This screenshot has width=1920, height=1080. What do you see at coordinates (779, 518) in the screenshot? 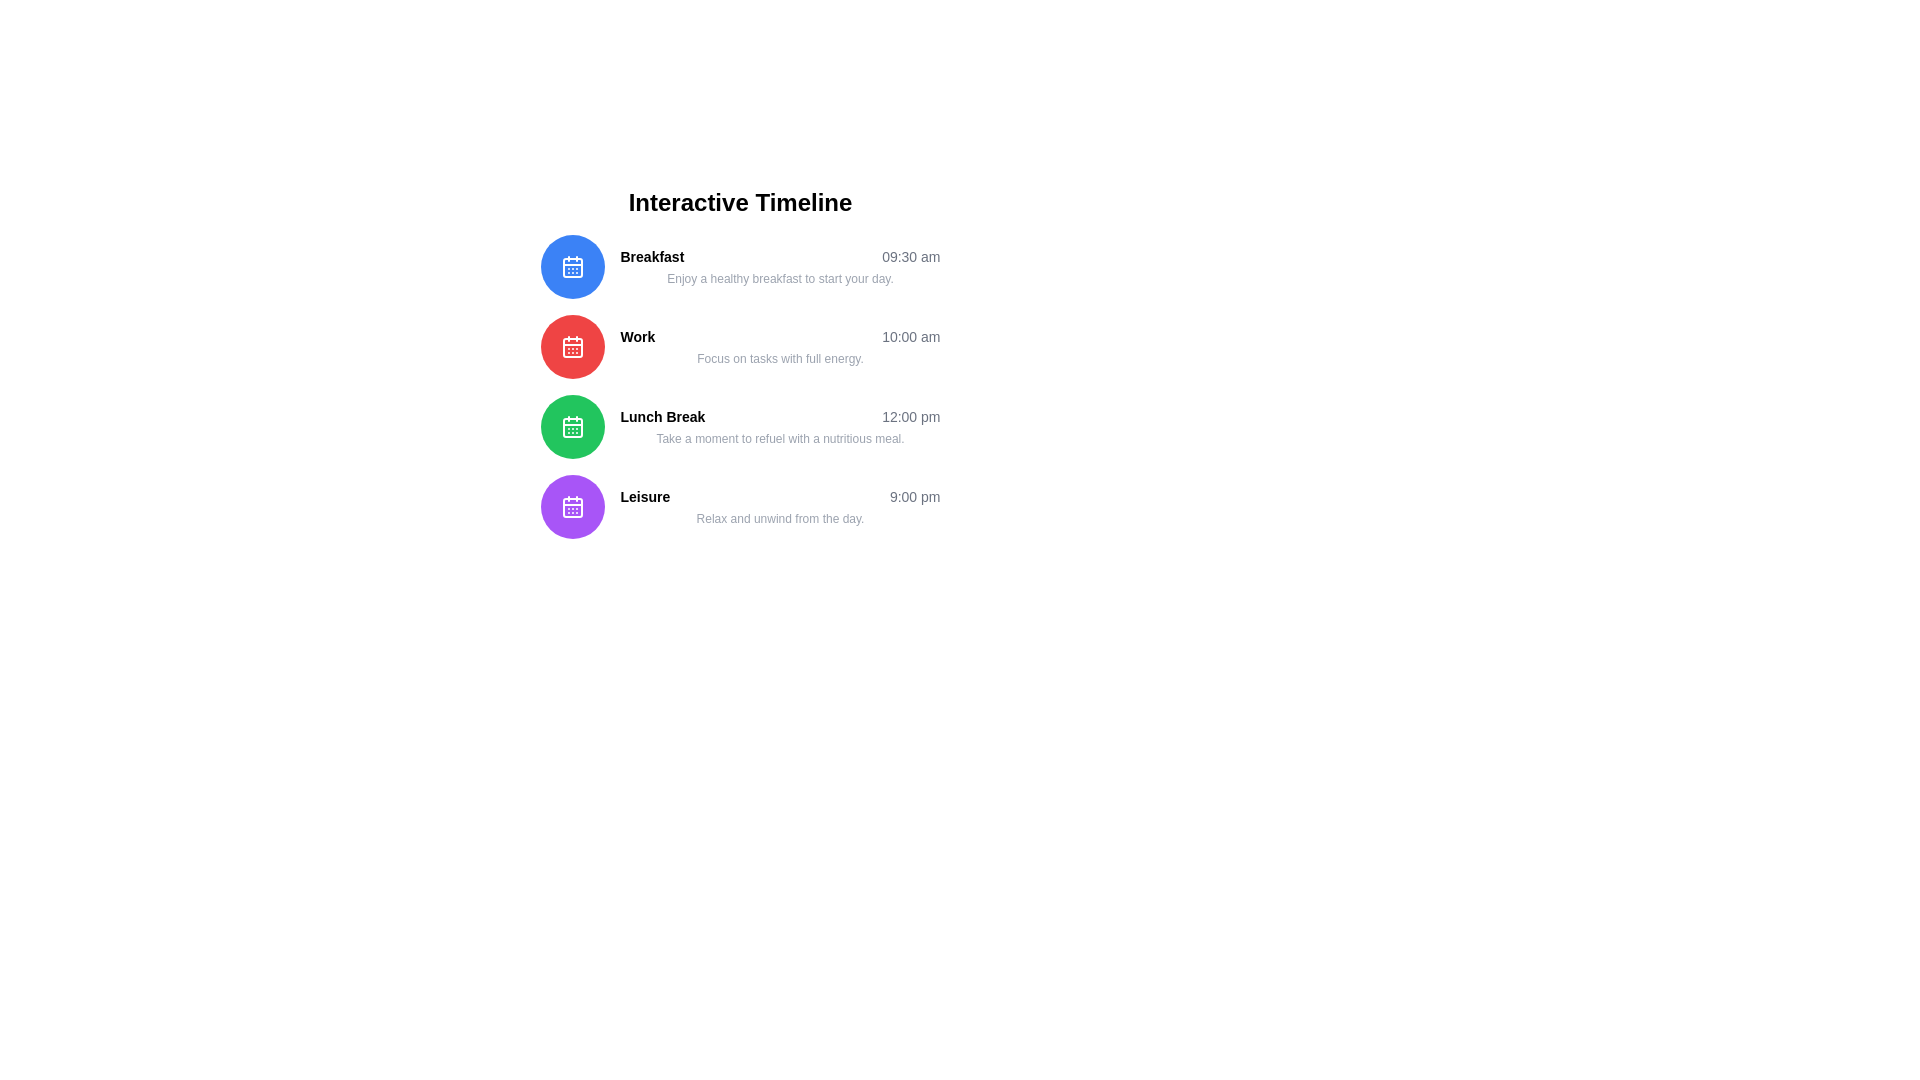
I see `the text label that reads 'Relax and unwind from the day.' located below the 'Leisure' label in the timeline interface` at bounding box center [779, 518].